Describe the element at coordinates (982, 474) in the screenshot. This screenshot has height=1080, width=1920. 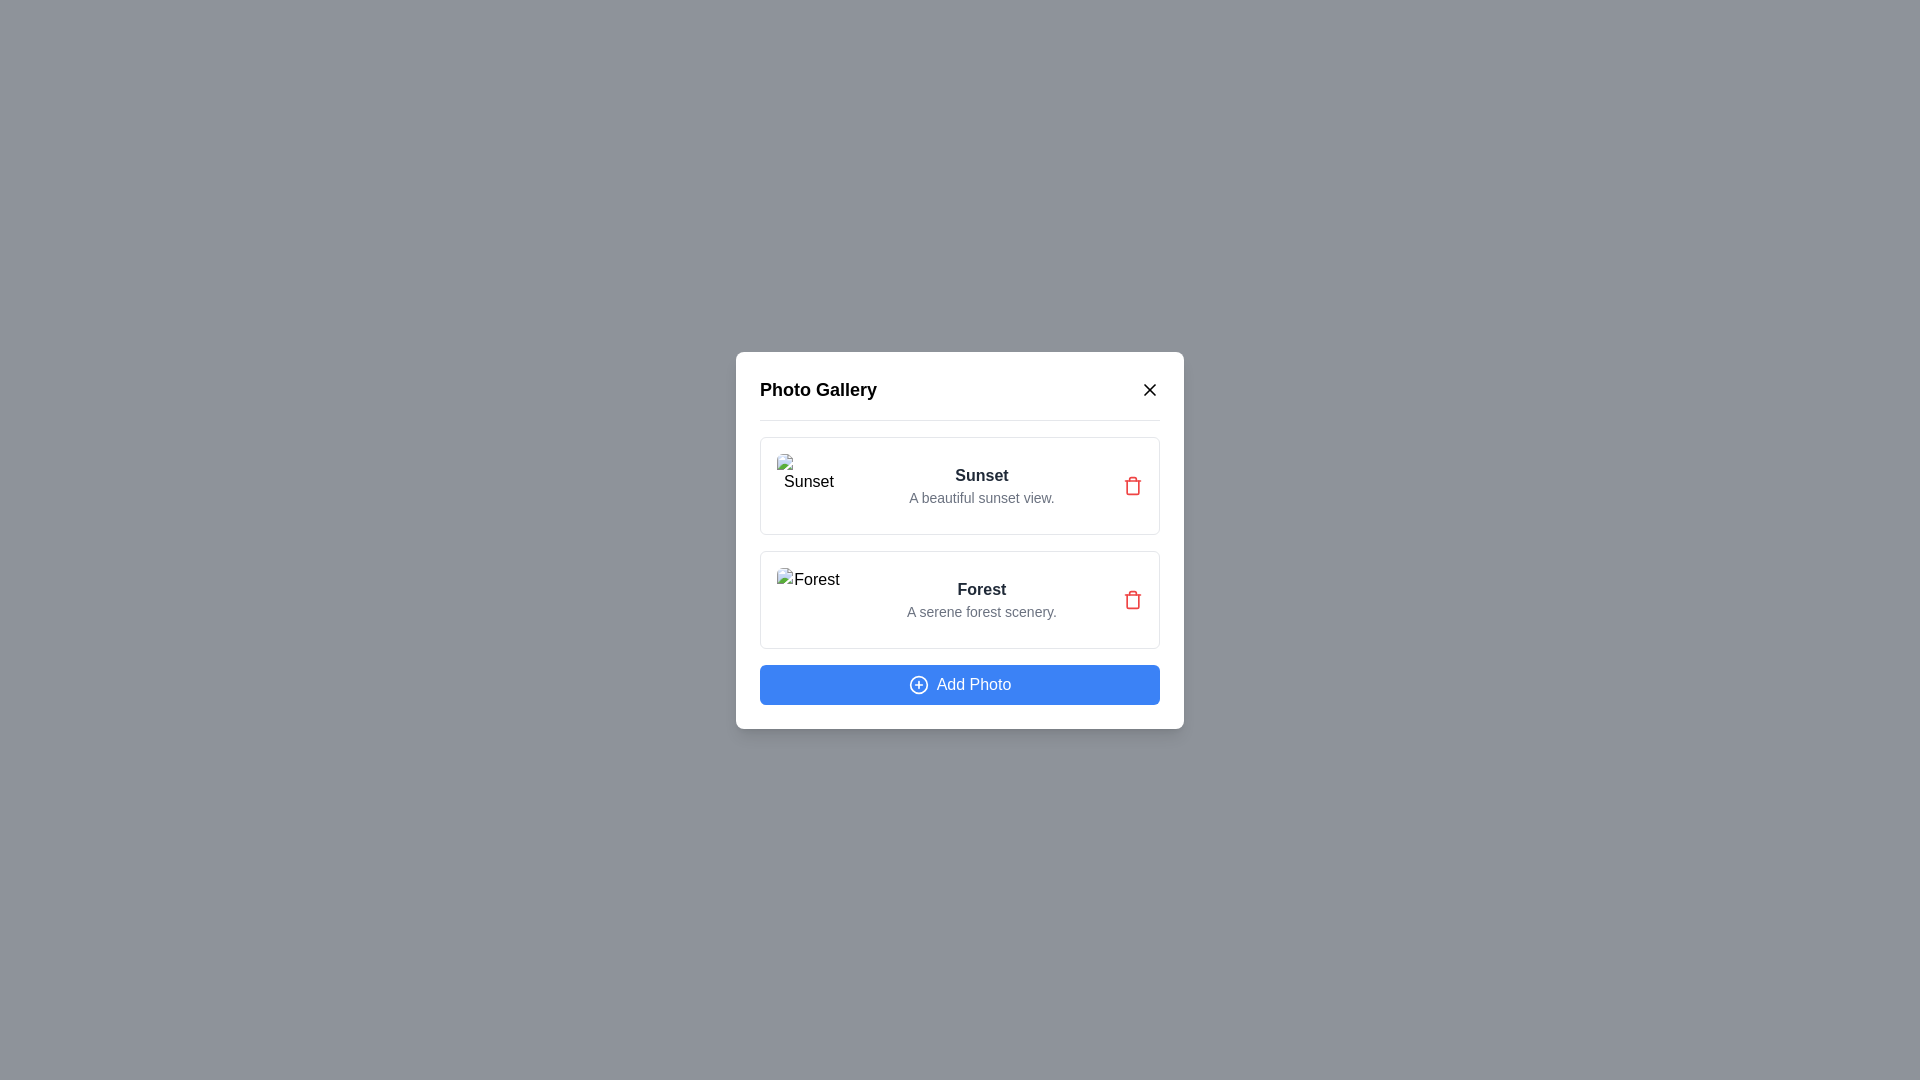
I see `the text label that serves as the title for the first photo gallery entry, positioned to the right of the placeholder image icon` at that location.